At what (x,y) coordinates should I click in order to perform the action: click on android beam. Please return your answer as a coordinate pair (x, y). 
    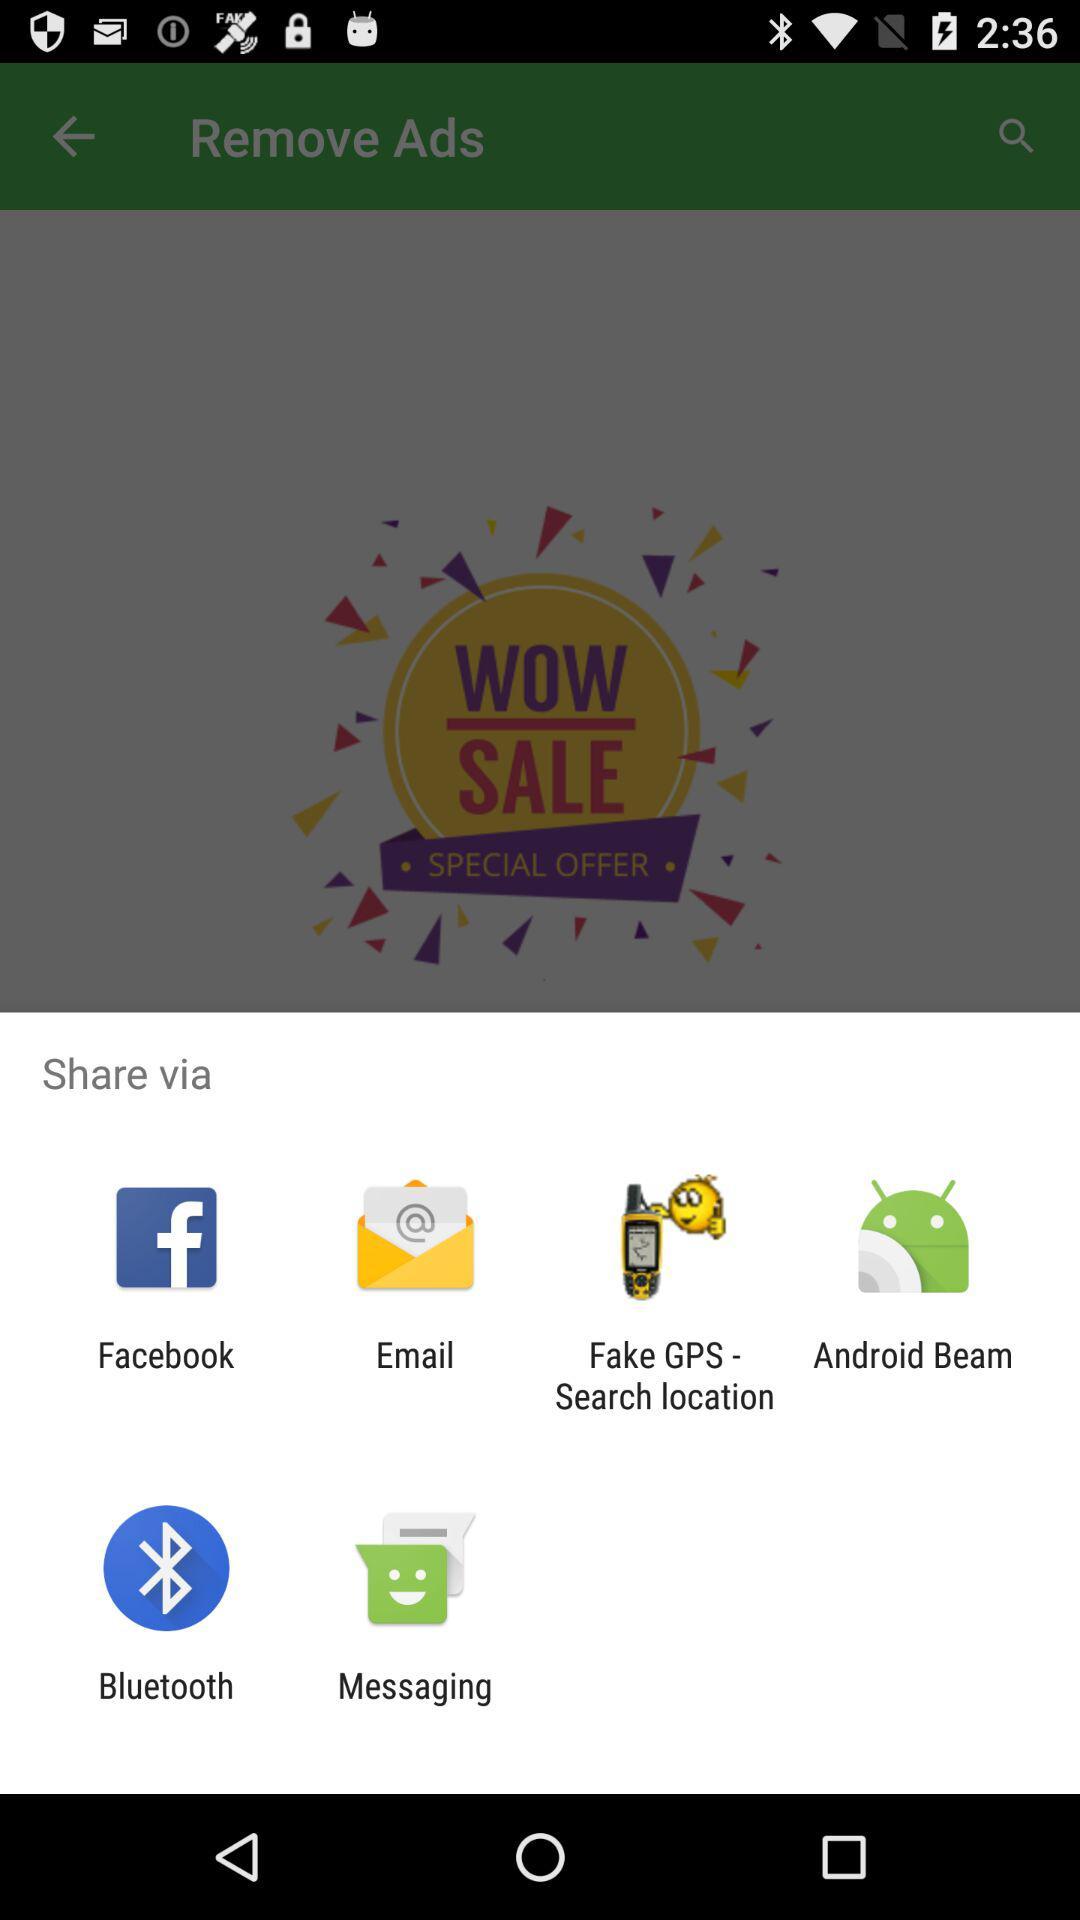
    Looking at the image, I should click on (913, 1374).